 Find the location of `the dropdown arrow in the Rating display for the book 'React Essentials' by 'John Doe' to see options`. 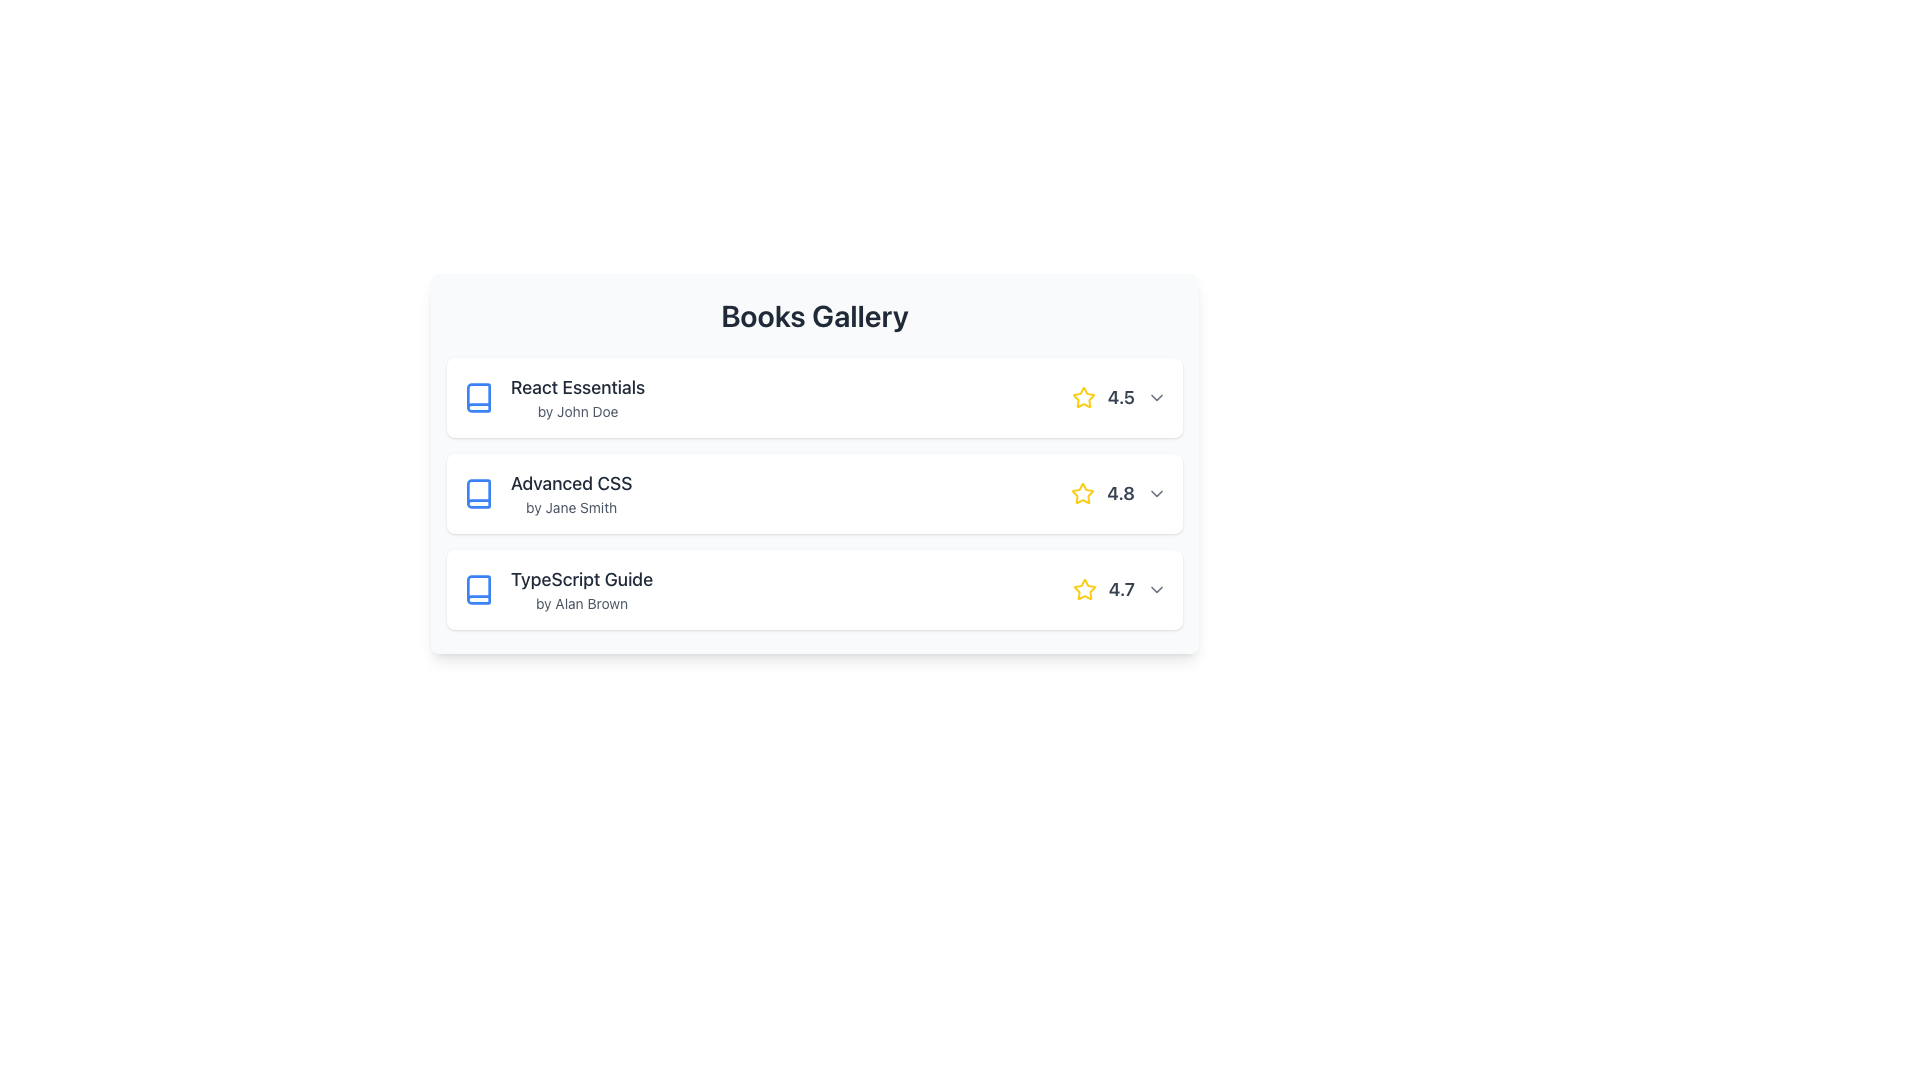

the dropdown arrow in the Rating display for the book 'React Essentials' by 'John Doe' to see options is located at coordinates (1118, 397).